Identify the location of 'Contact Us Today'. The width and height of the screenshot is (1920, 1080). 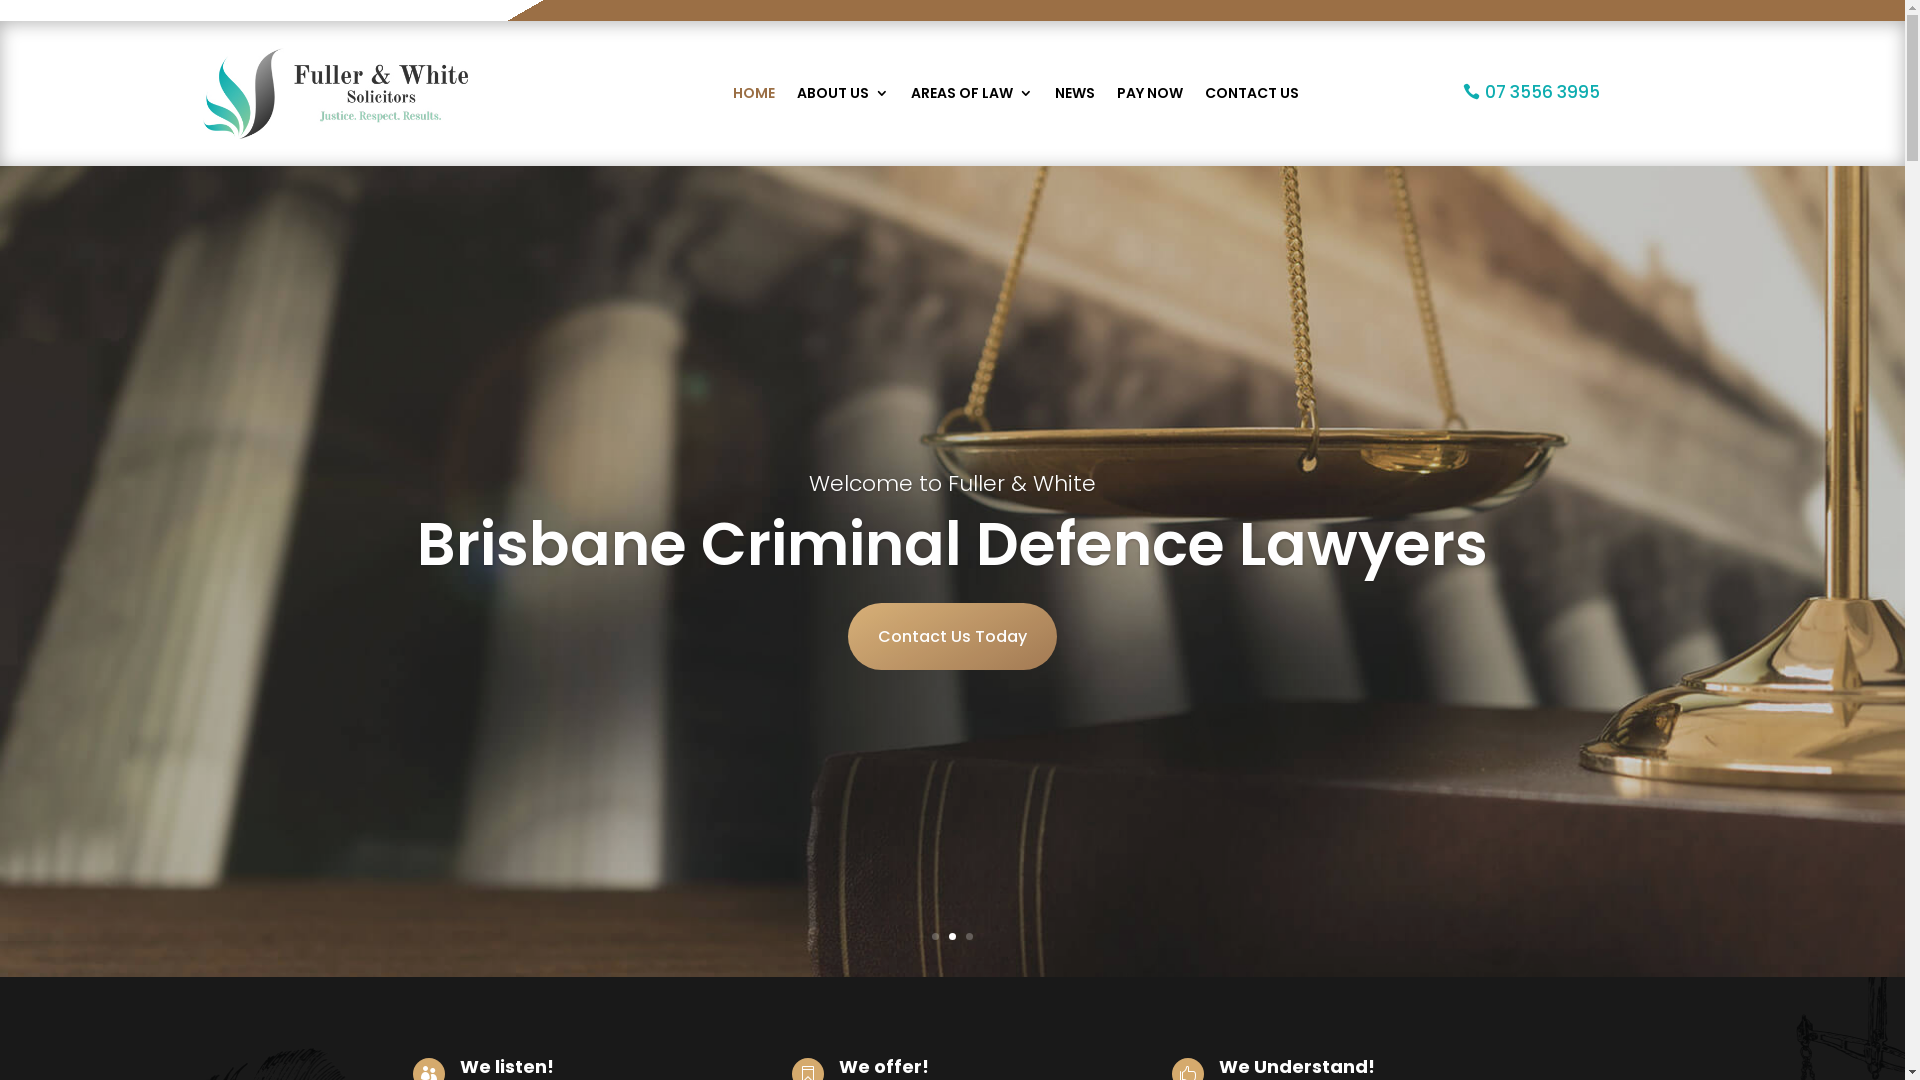
(951, 636).